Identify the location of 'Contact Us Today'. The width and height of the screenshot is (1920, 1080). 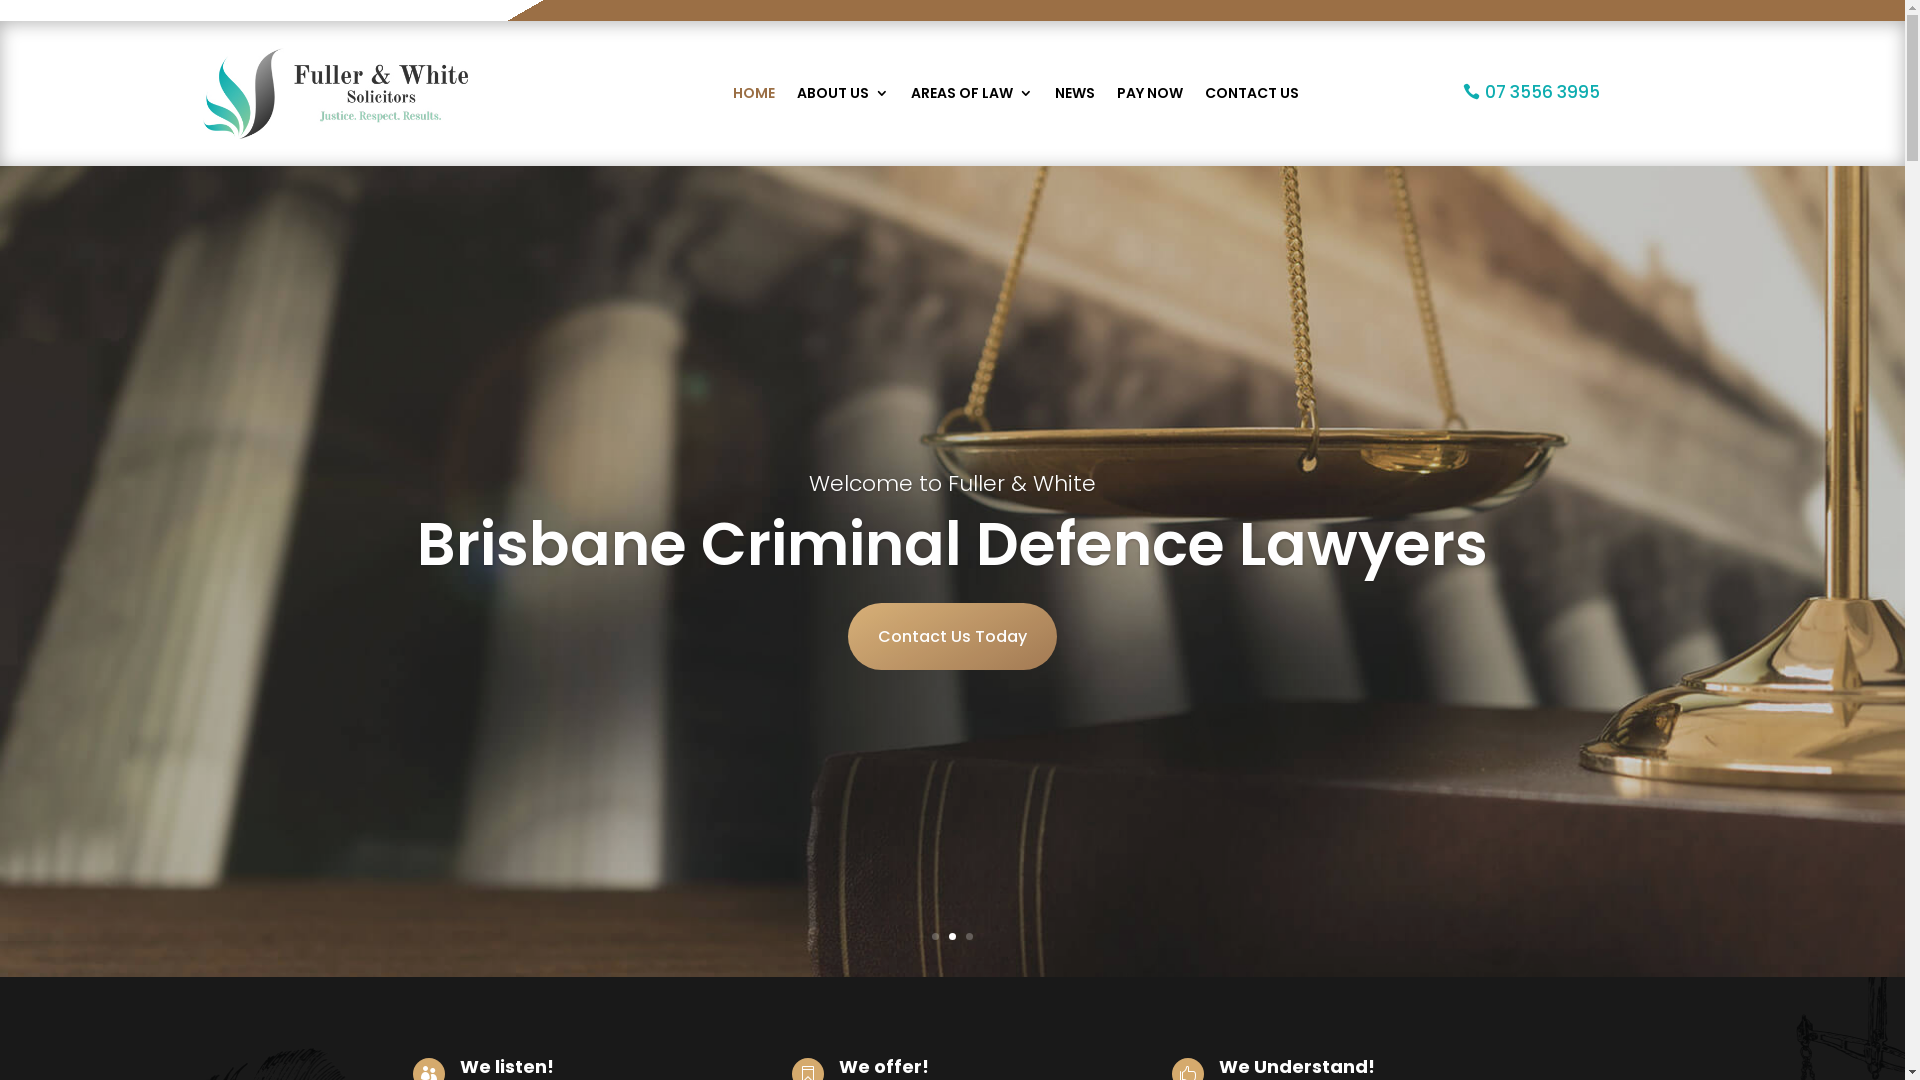
(951, 636).